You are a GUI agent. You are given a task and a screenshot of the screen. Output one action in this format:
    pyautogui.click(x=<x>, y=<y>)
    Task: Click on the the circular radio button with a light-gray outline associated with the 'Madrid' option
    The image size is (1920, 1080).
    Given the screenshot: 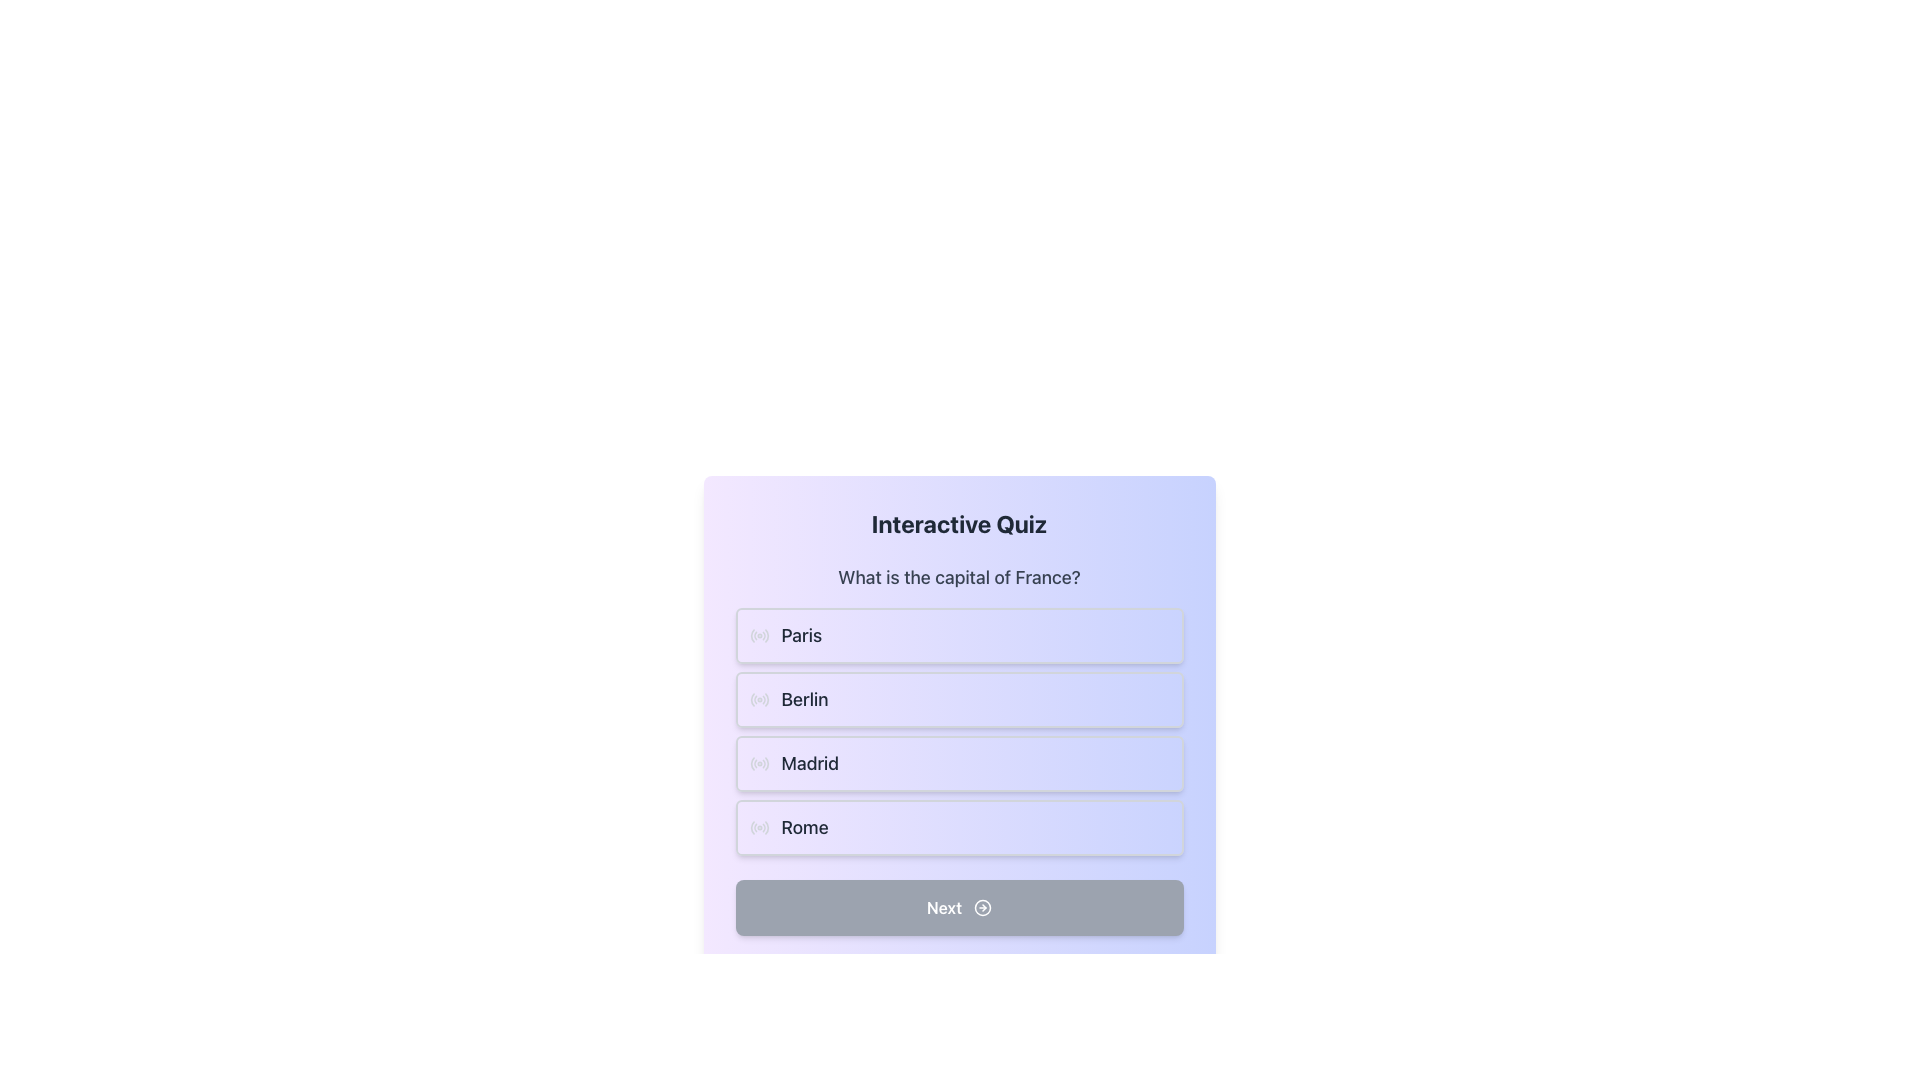 What is the action you would take?
    pyautogui.click(x=758, y=763)
    